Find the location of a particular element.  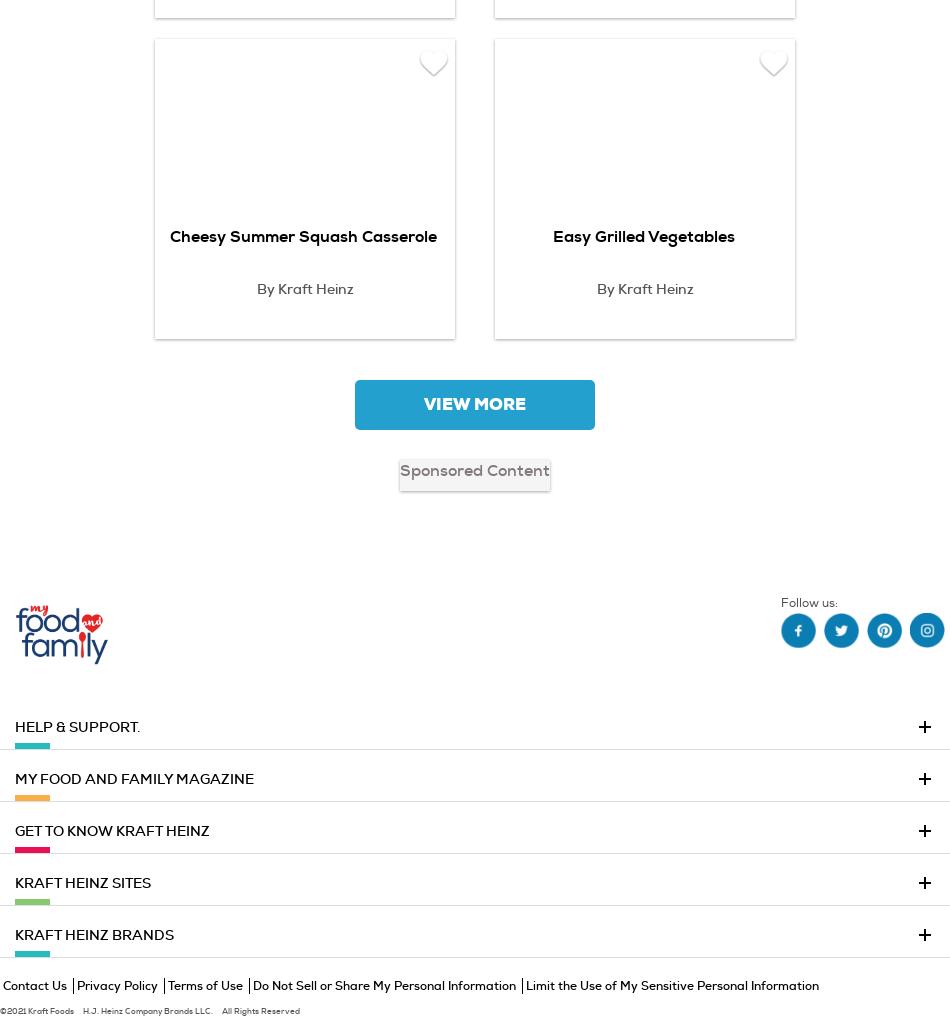

'GET TO KNOW KRAFT HEINZ' is located at coordinates (112, 828).